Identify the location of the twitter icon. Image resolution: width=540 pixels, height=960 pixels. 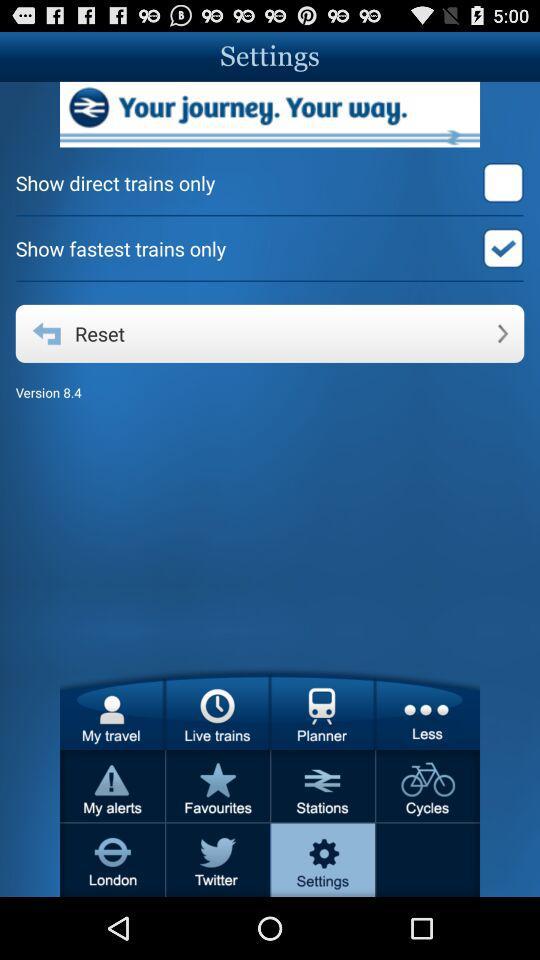
(216, 915).